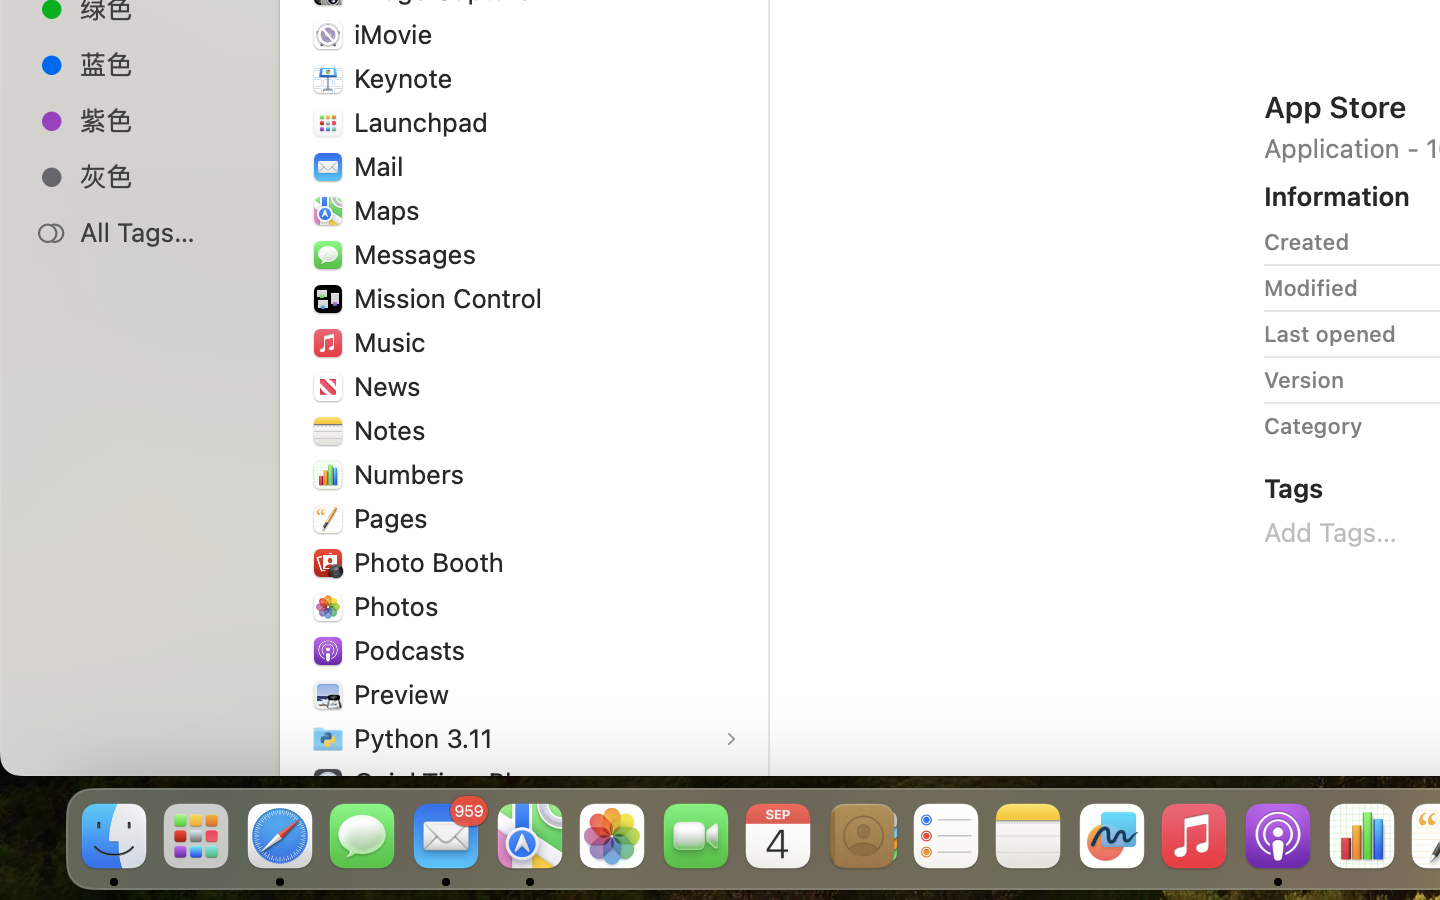 This screenshot has height=900, width=1440. I want to click on 'Information', so click(1336, 196).